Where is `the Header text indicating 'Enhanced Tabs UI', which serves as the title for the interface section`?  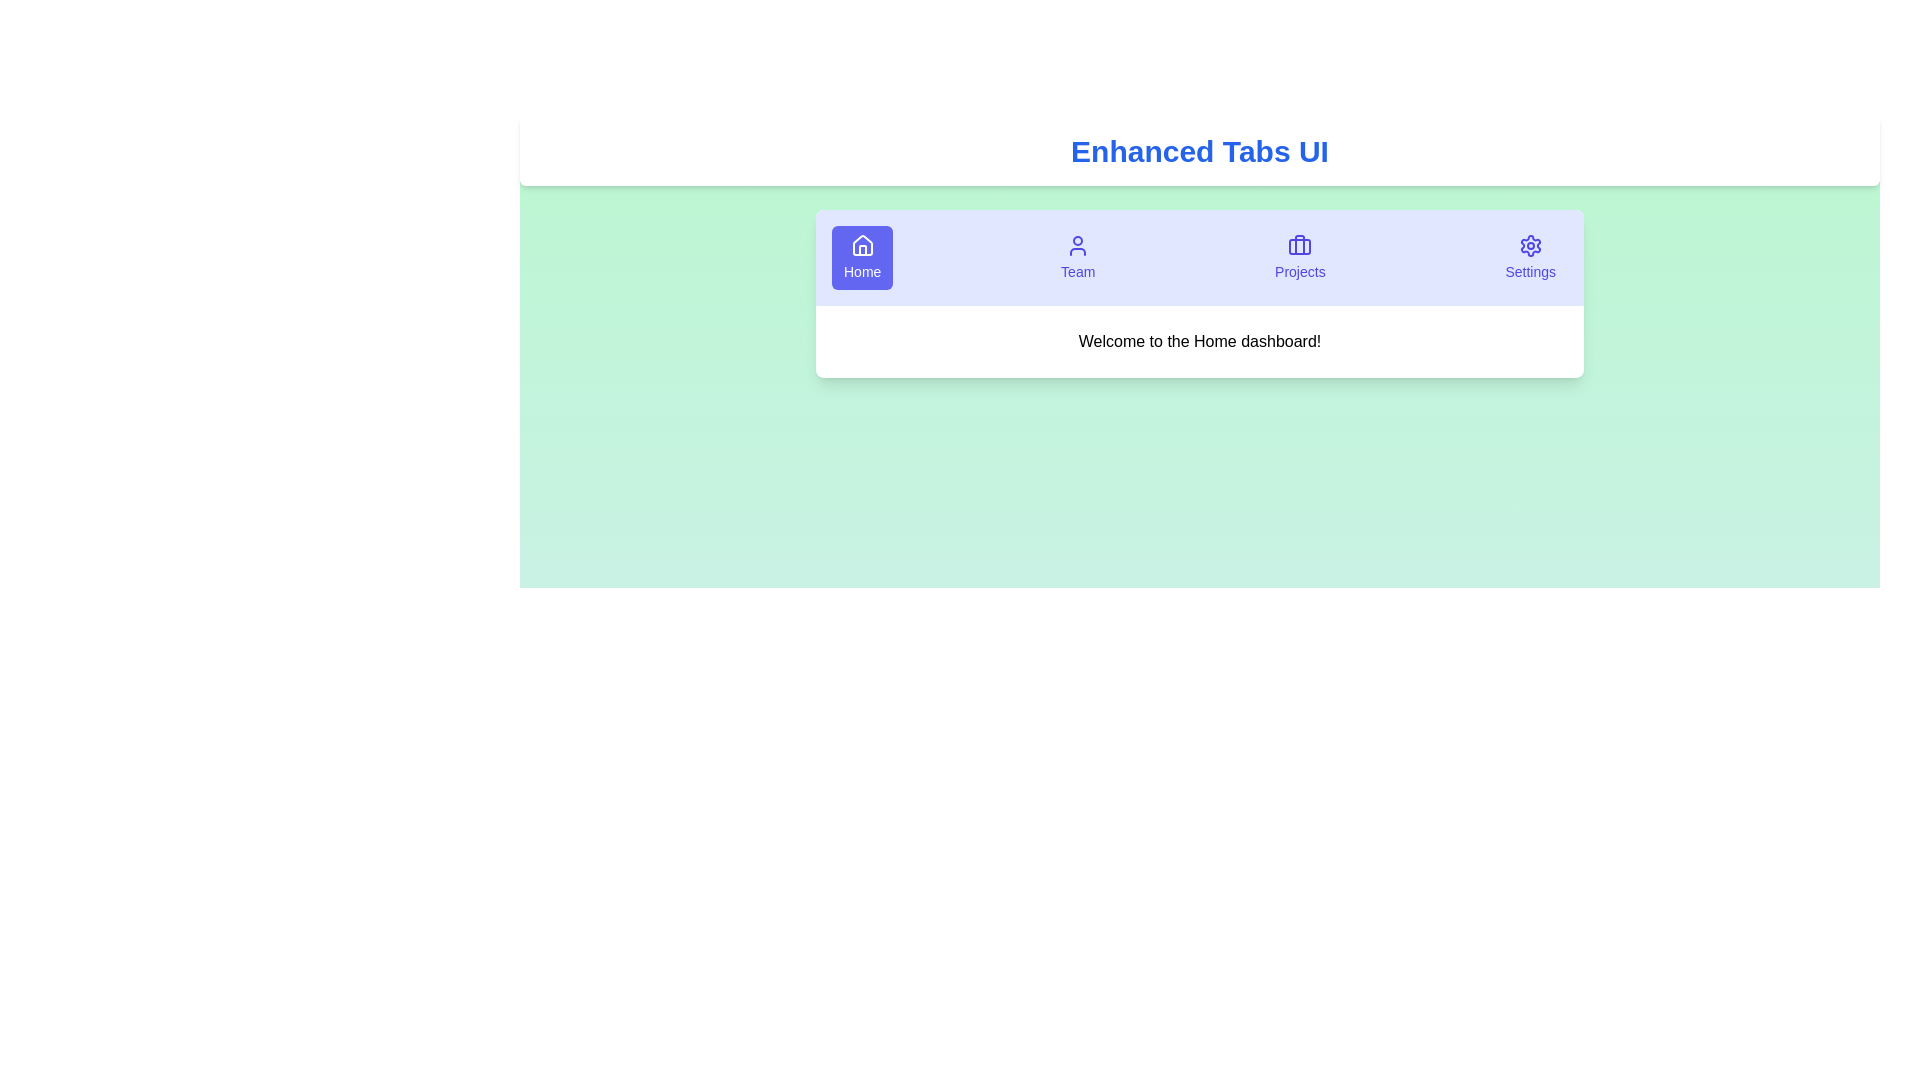
the Header text indicating 'Enhanced Tabs UI', which serves as the title for the interface section is located at coordinates (1200, 150).